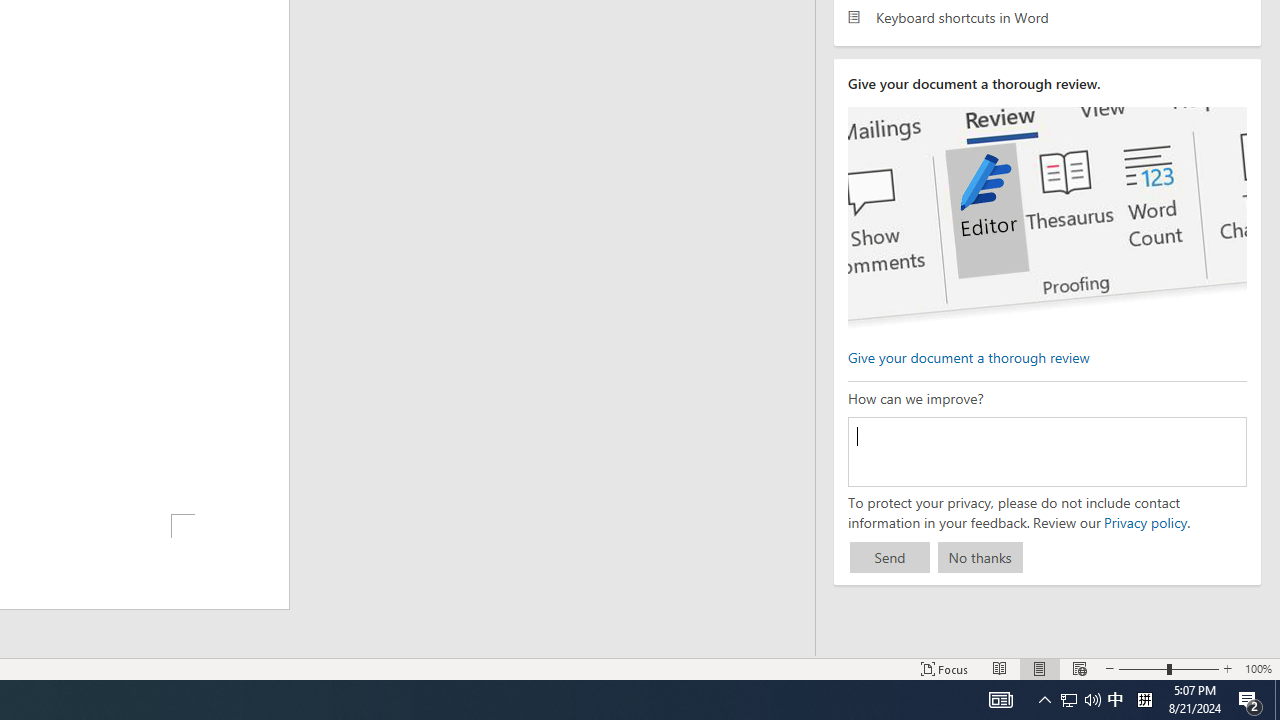  I want to click on 'How can we improve?', so click(1046, 451).